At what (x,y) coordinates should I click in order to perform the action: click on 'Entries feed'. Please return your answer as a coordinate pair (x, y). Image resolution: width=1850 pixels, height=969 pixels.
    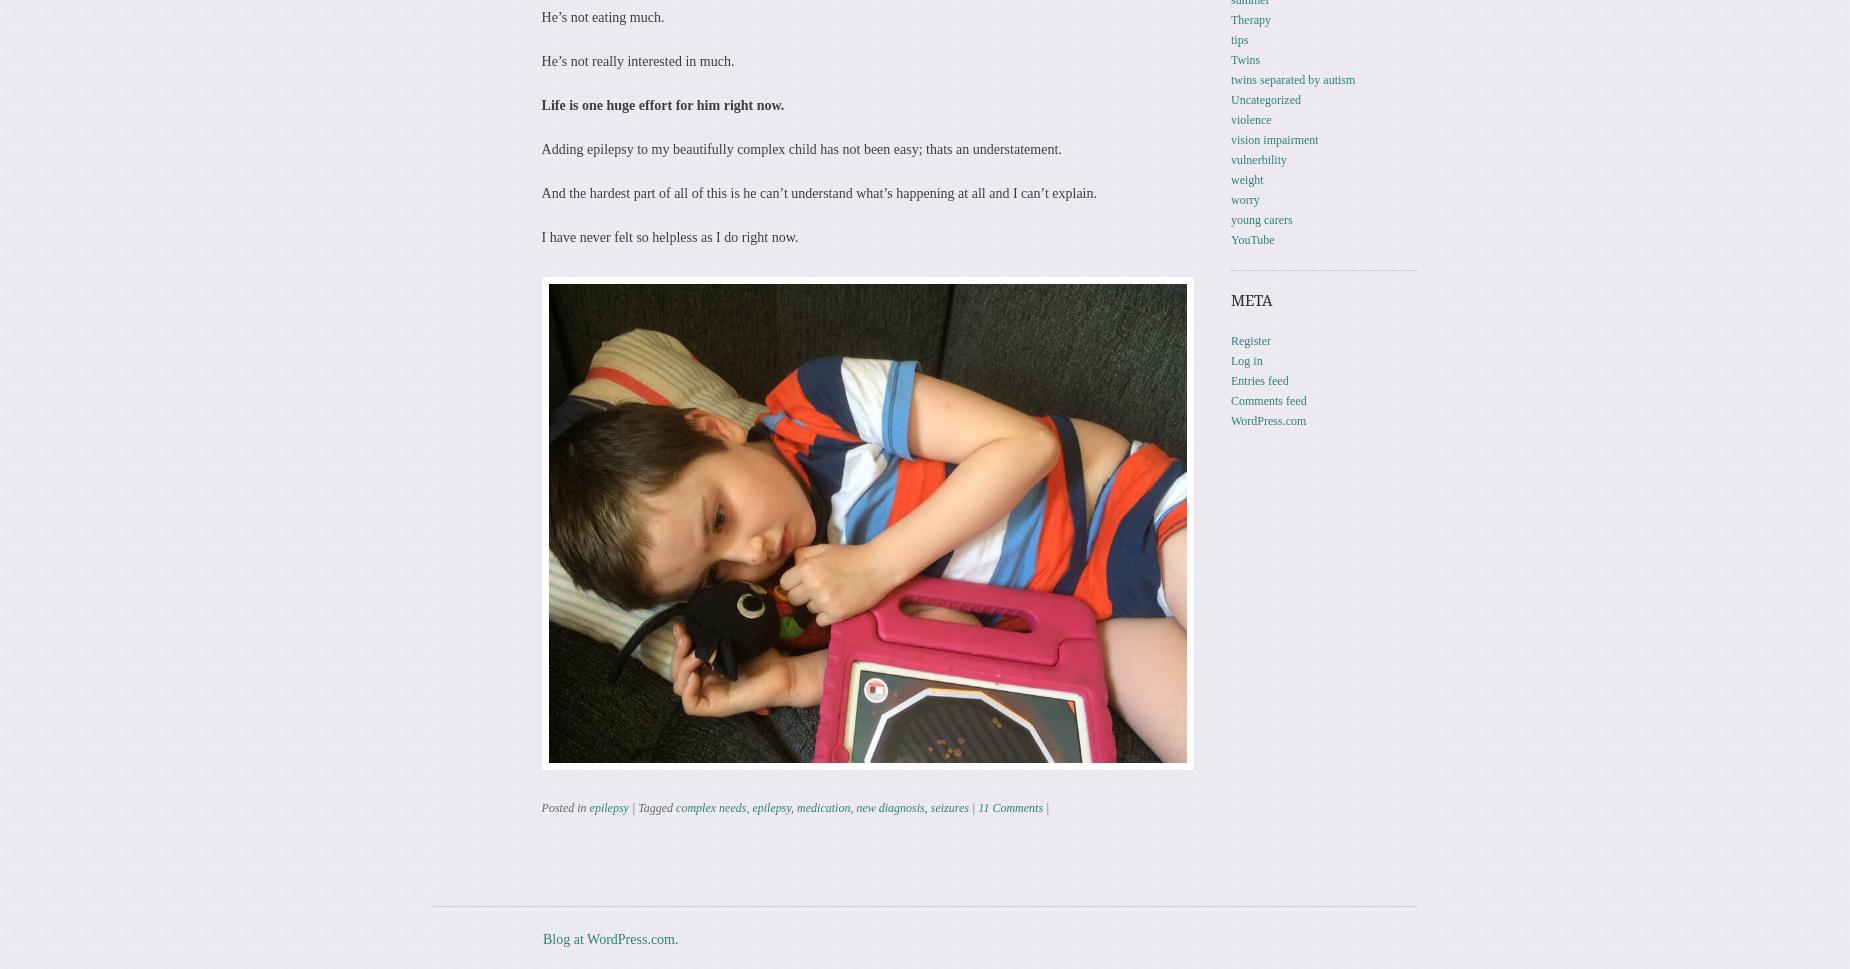
    Looking at the image, I should click on (1258, 380).